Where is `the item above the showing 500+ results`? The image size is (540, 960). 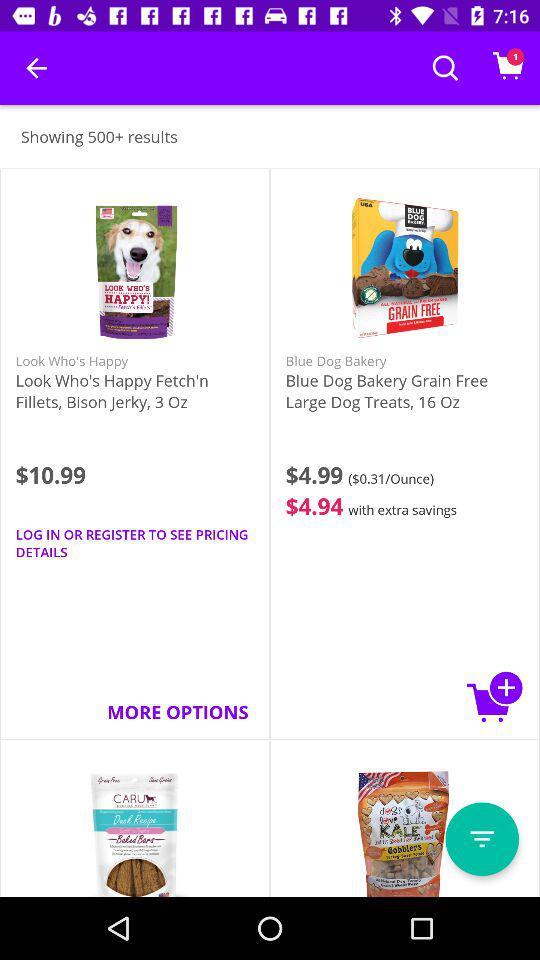 the item above the showing 500+ results is located at coordinates (36, 68).